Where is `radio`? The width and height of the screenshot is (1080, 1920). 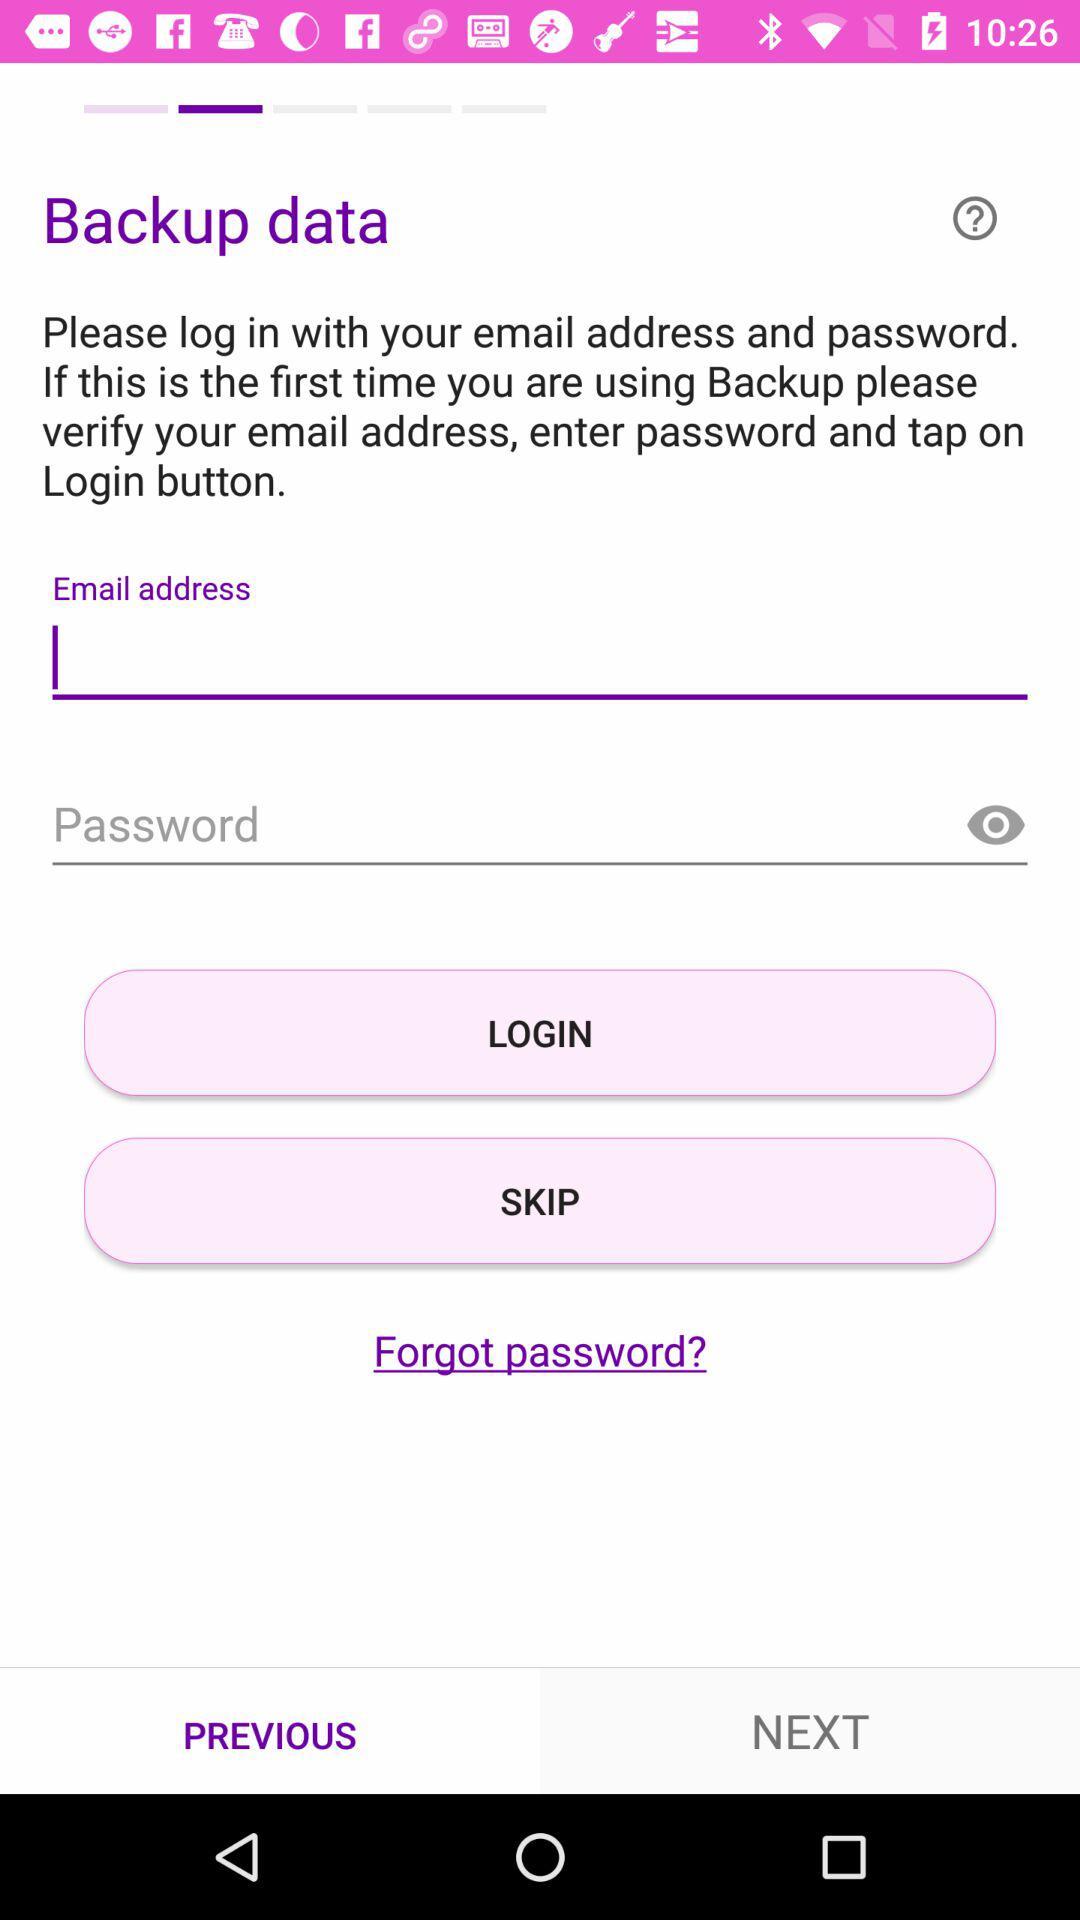 radio is located at coordinates (995, 826).